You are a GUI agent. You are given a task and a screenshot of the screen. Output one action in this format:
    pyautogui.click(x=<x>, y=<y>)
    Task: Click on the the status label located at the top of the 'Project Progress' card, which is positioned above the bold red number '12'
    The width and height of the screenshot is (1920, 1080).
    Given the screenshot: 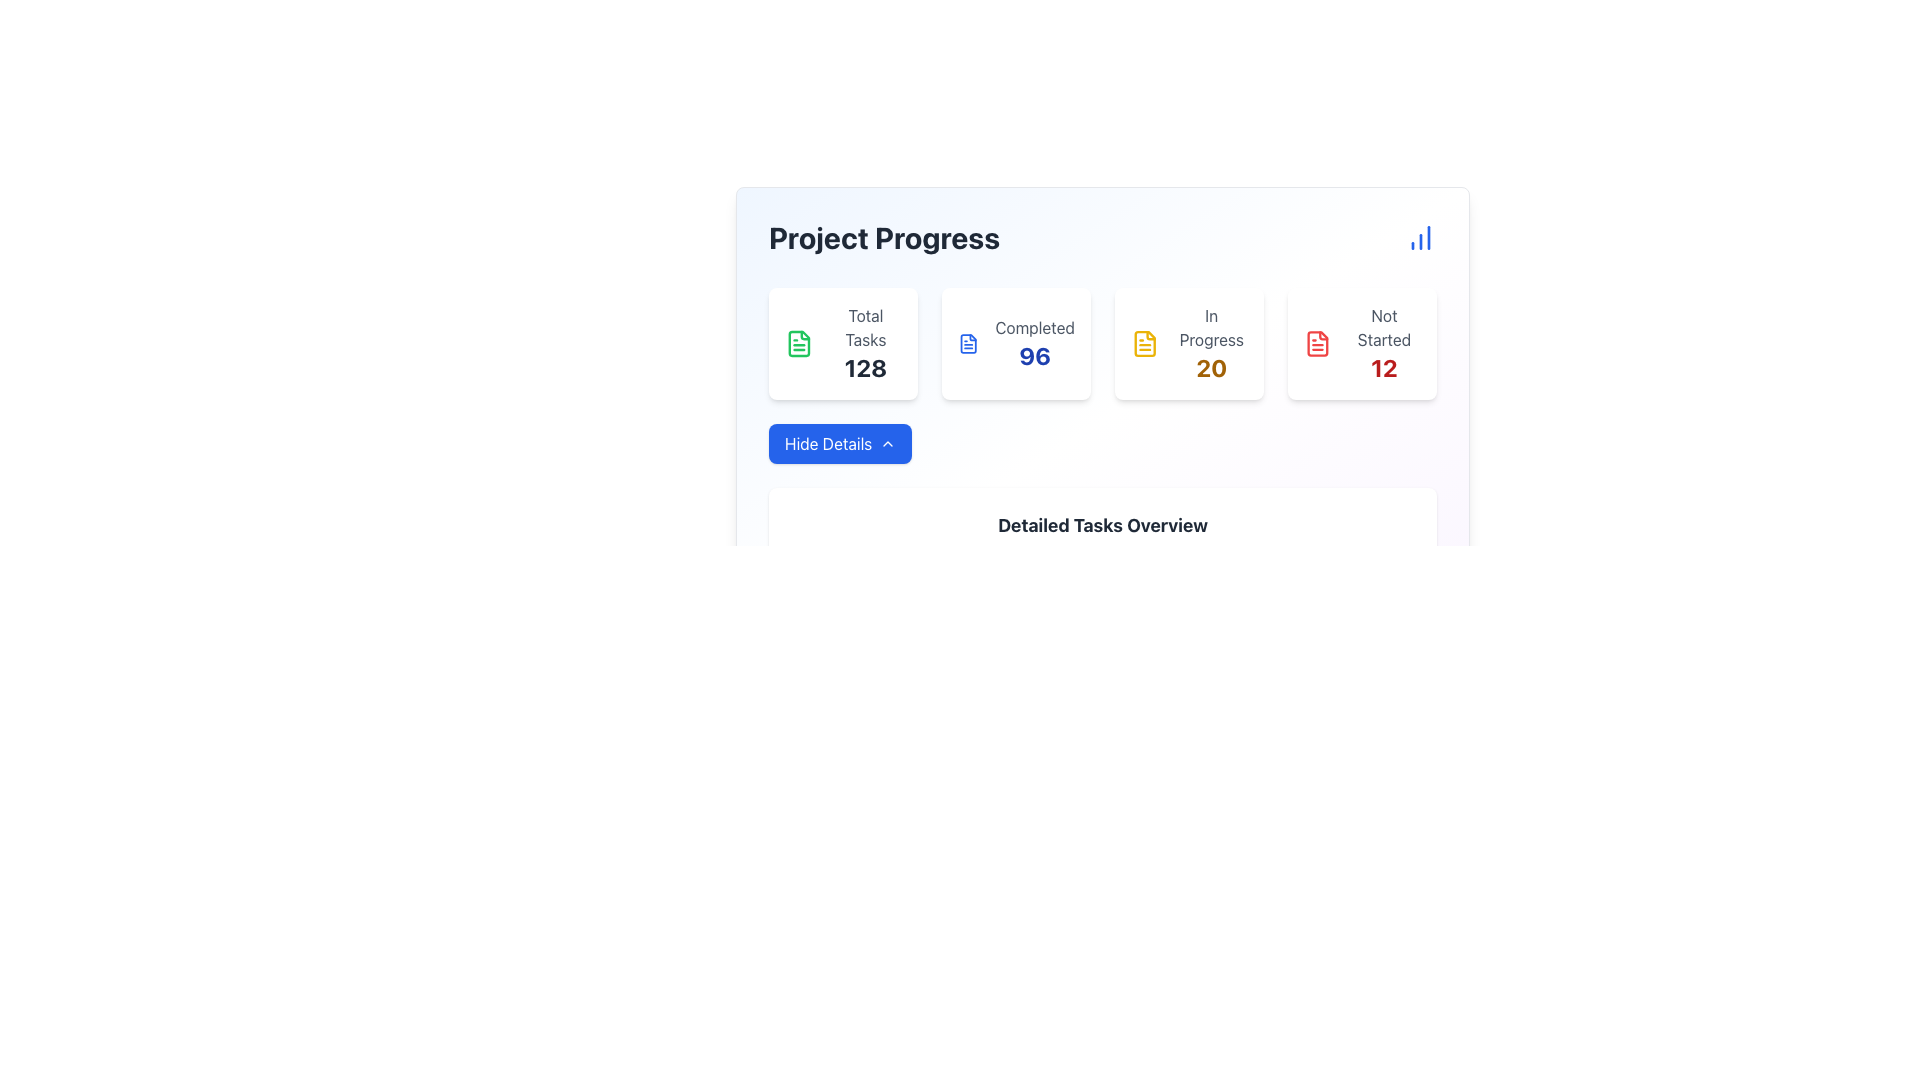 What is the action you would take?
    pyautogui.click(x=1383, y=326)
    